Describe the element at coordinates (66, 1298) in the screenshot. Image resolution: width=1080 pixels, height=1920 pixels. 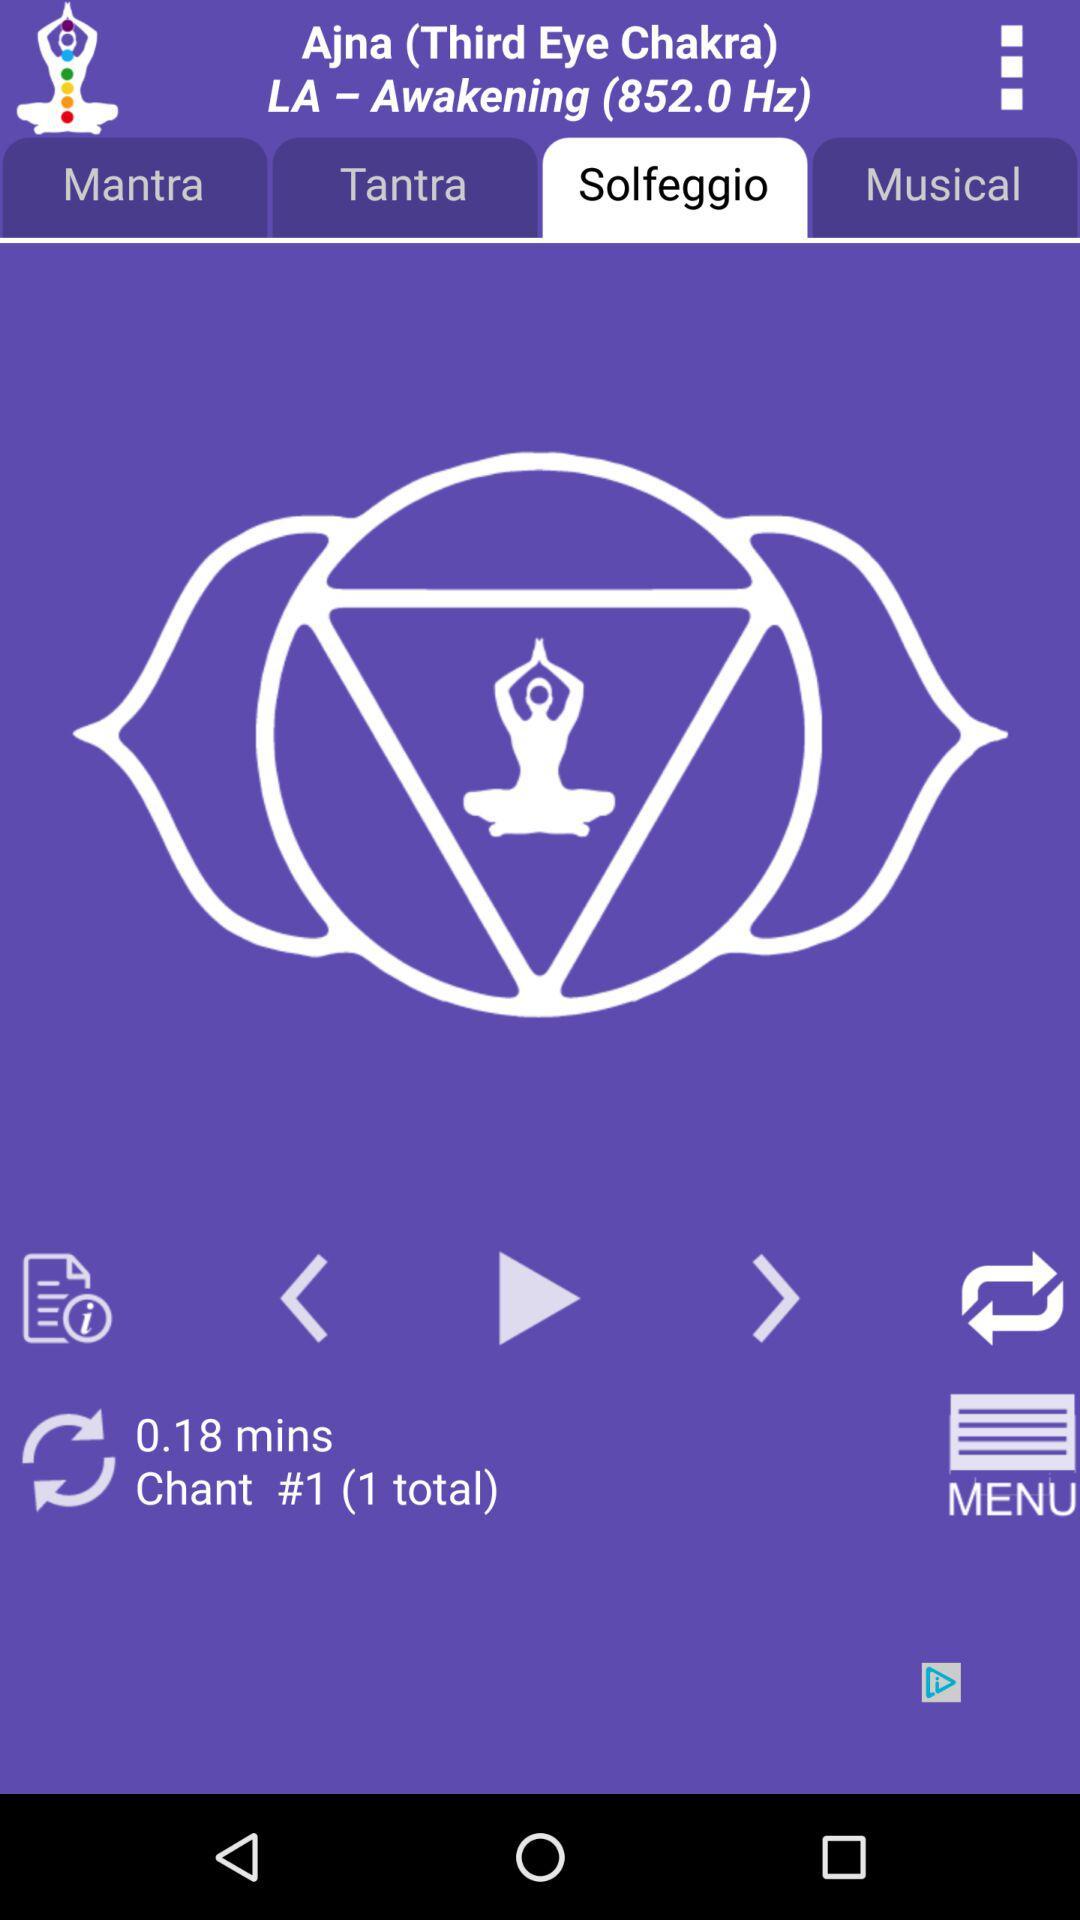
I see `book page` at that location.